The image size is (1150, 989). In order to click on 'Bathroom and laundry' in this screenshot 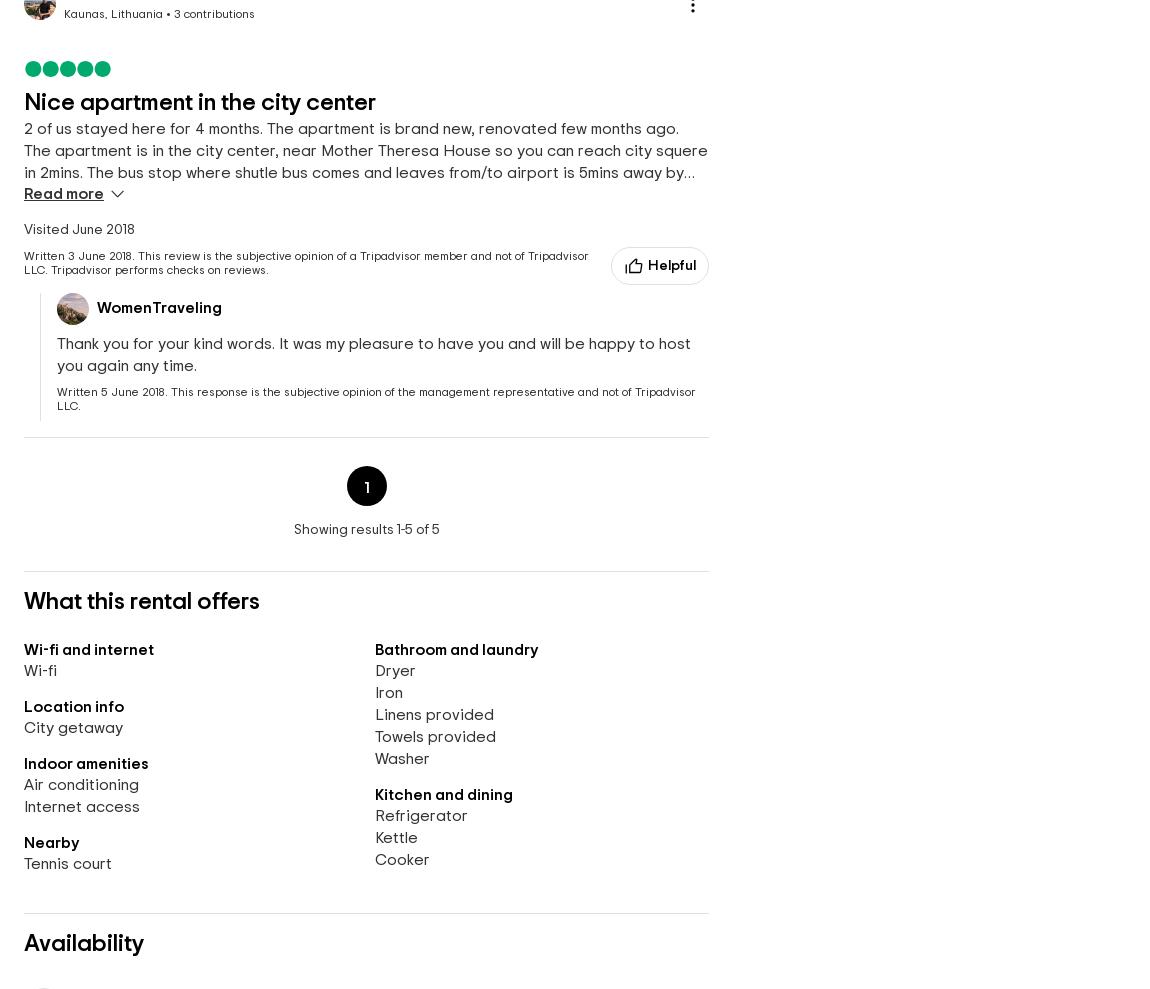, I will do `click(455, 649)`.